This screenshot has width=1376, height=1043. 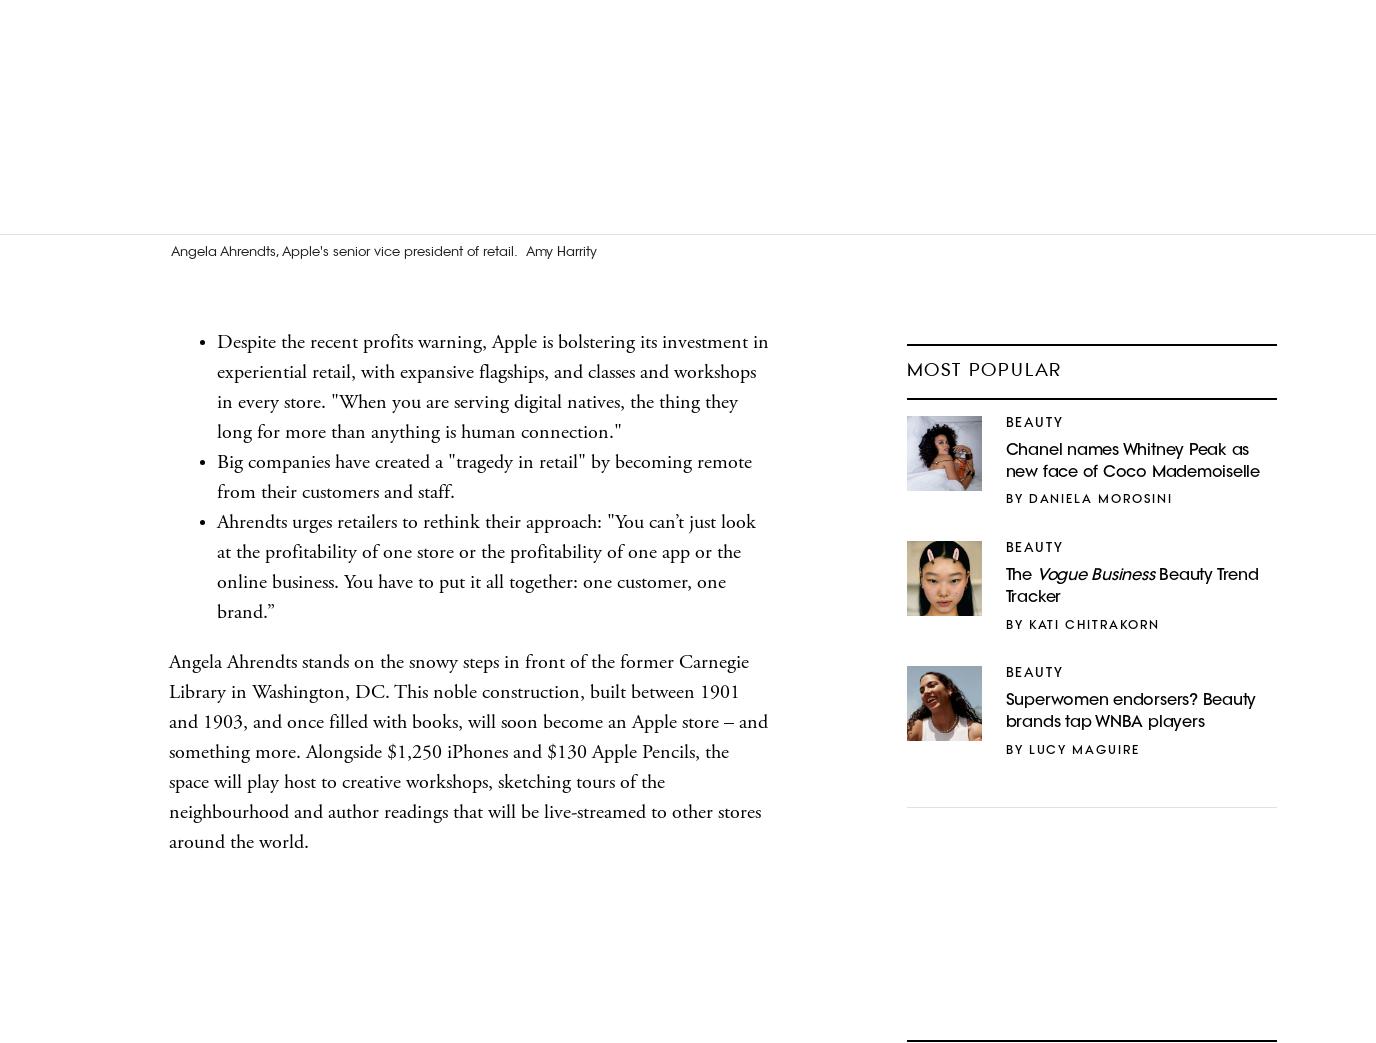 What do you see at coordinates (216, 566) in the screenshot?
I see `'Ahrendts urges retailers to rethink their approach: "You can’t just look at the profitability of one store or the profitability of one app or the online business. You have to put it all together: one customer, one brand.”'` at bounding box center [216, 566].